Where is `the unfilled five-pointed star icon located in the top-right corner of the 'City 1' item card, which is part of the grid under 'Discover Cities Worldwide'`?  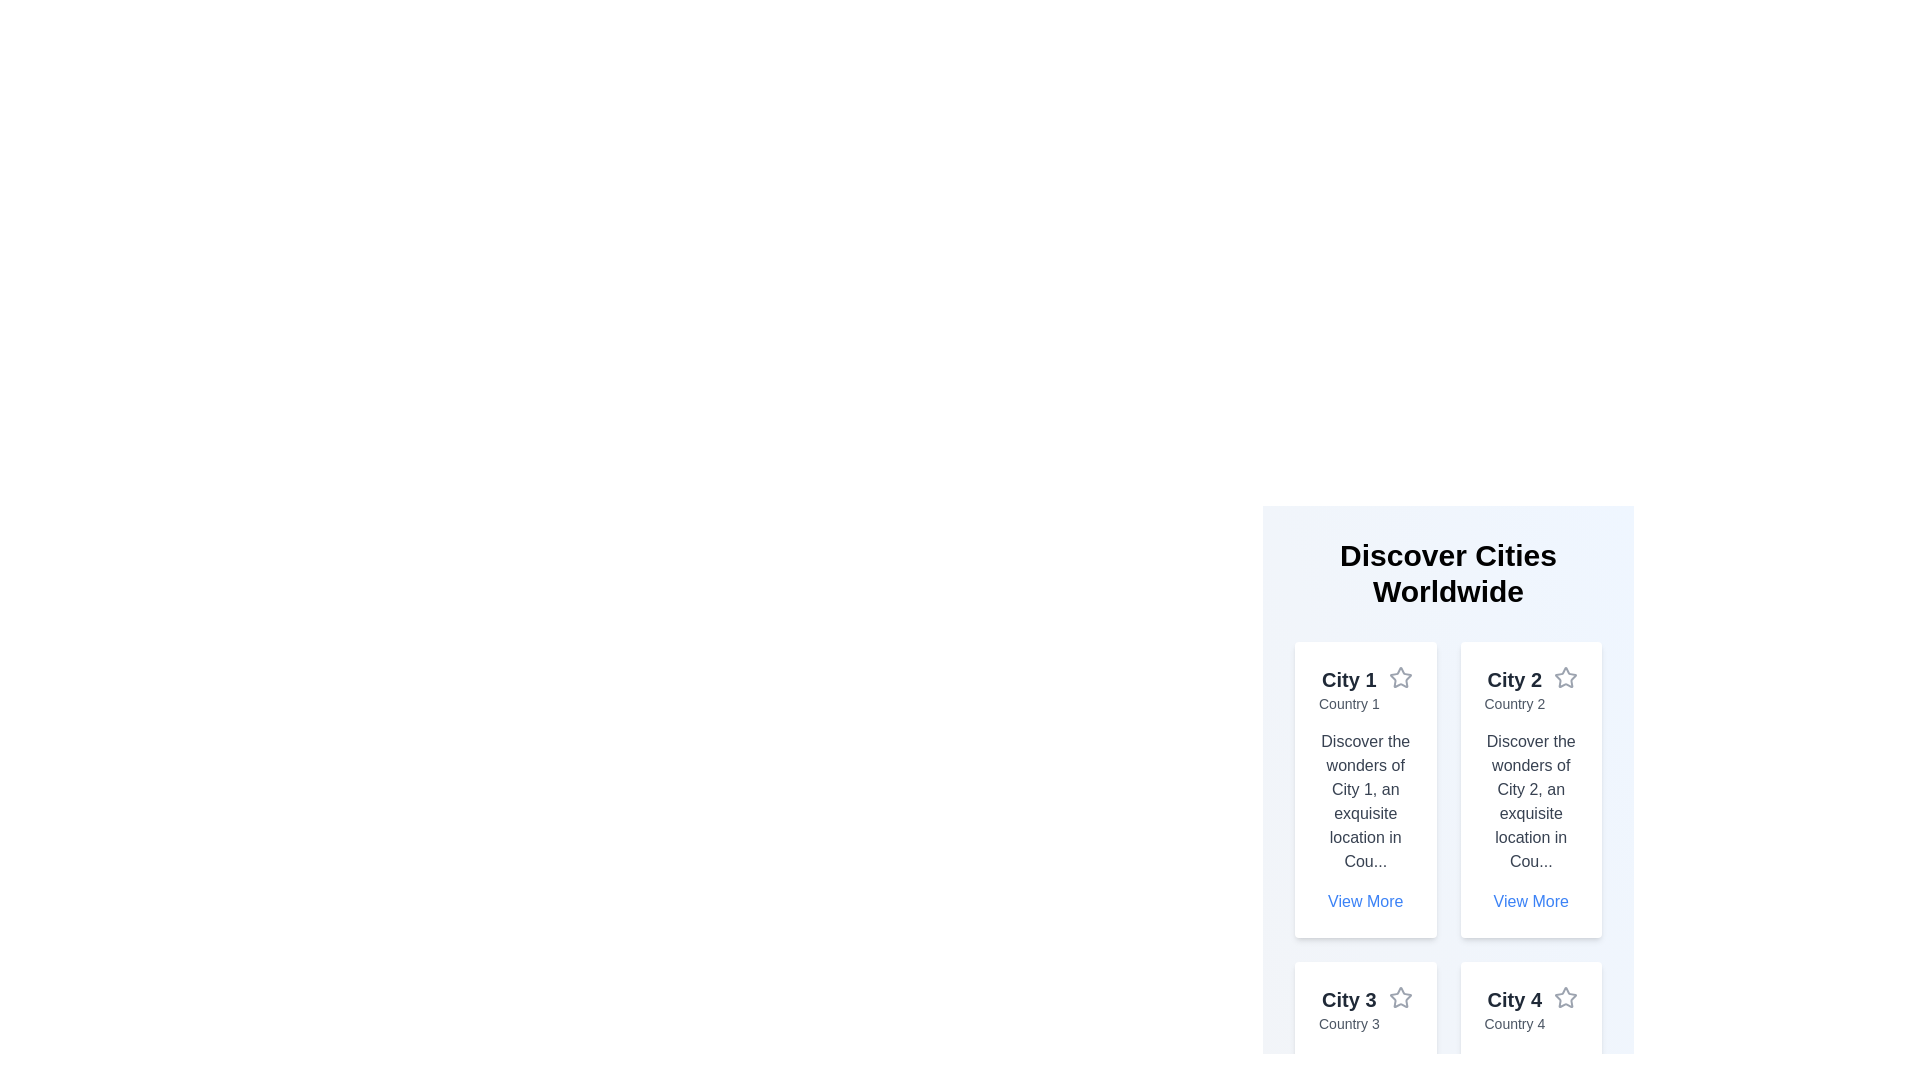 the unfilled five-pointed star icon located in the top-right corner of the 'City 1' item card, which is part of the grid under 'Discover Cities Worldwide' is located at coordinates (1399, 676).